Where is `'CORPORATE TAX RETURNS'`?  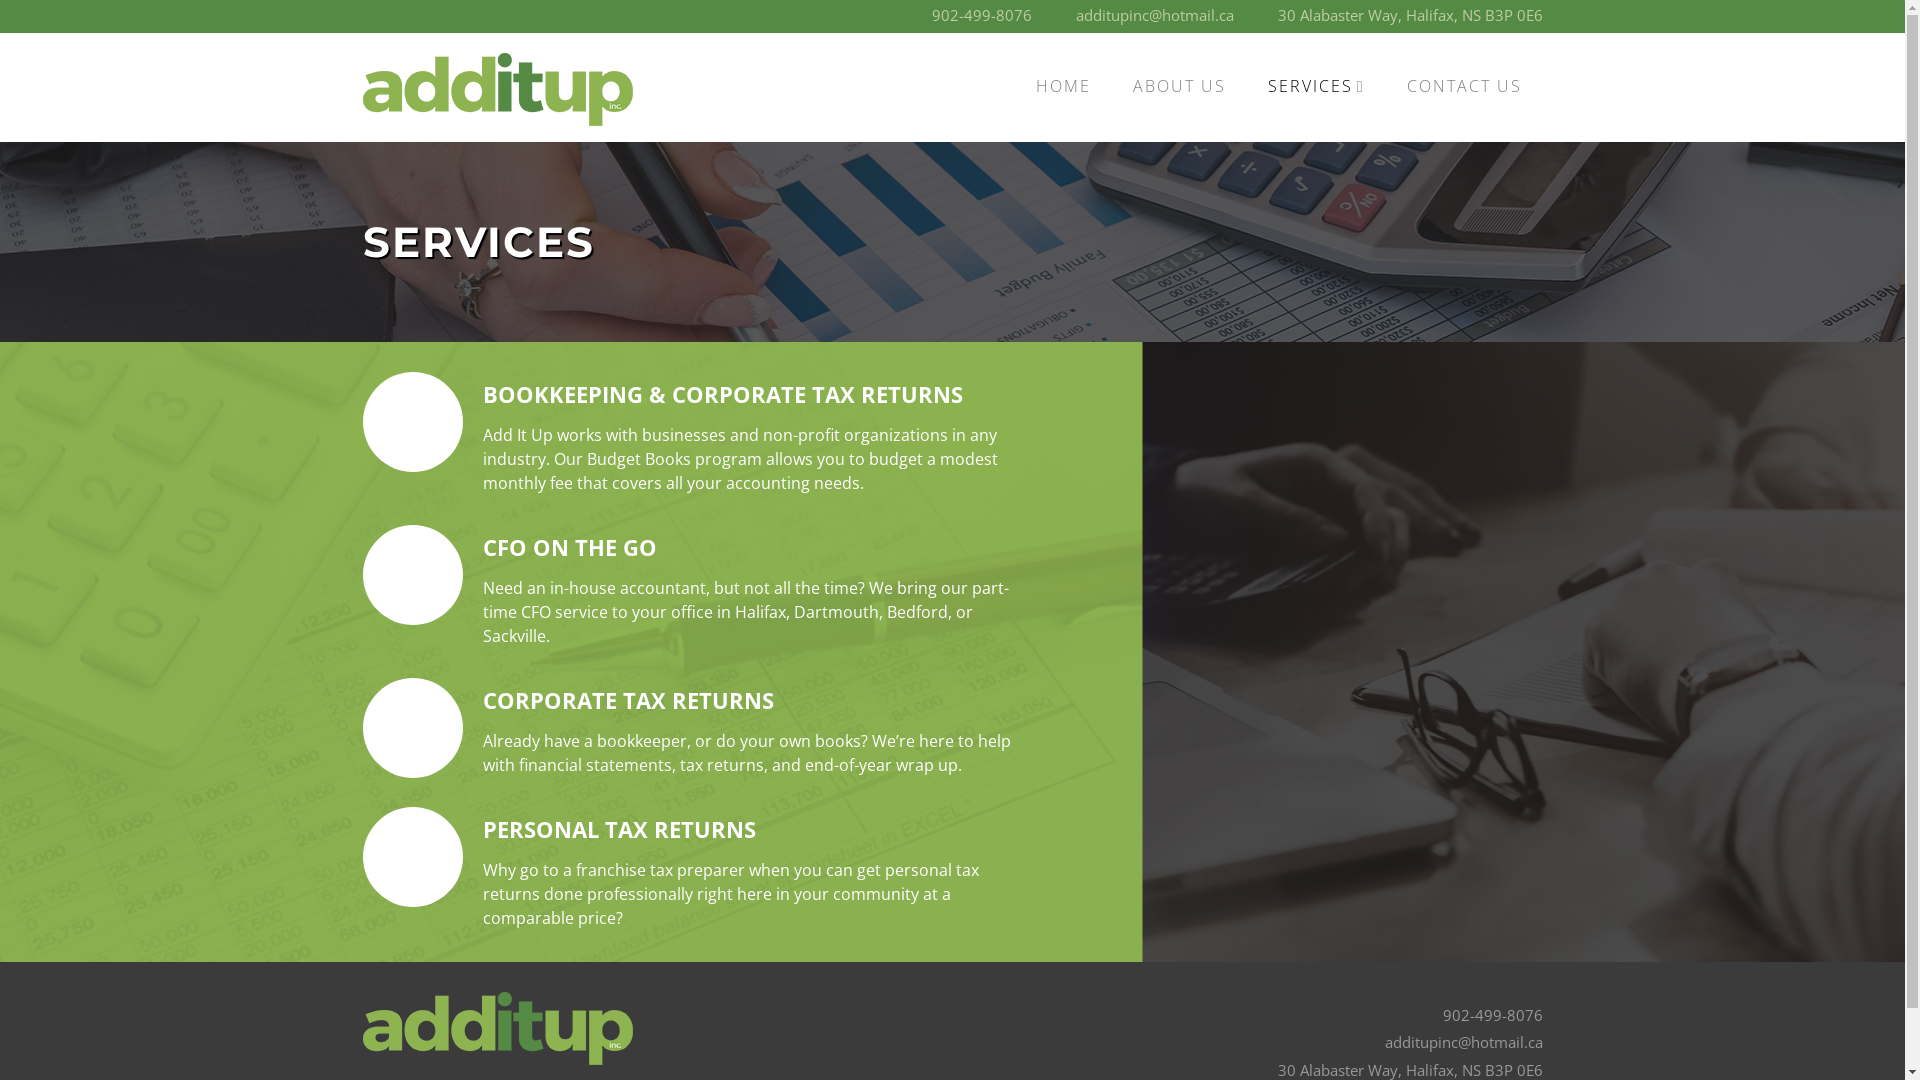 'CORPORATE TAX RETURNS' is located at coordinates (626, 698).